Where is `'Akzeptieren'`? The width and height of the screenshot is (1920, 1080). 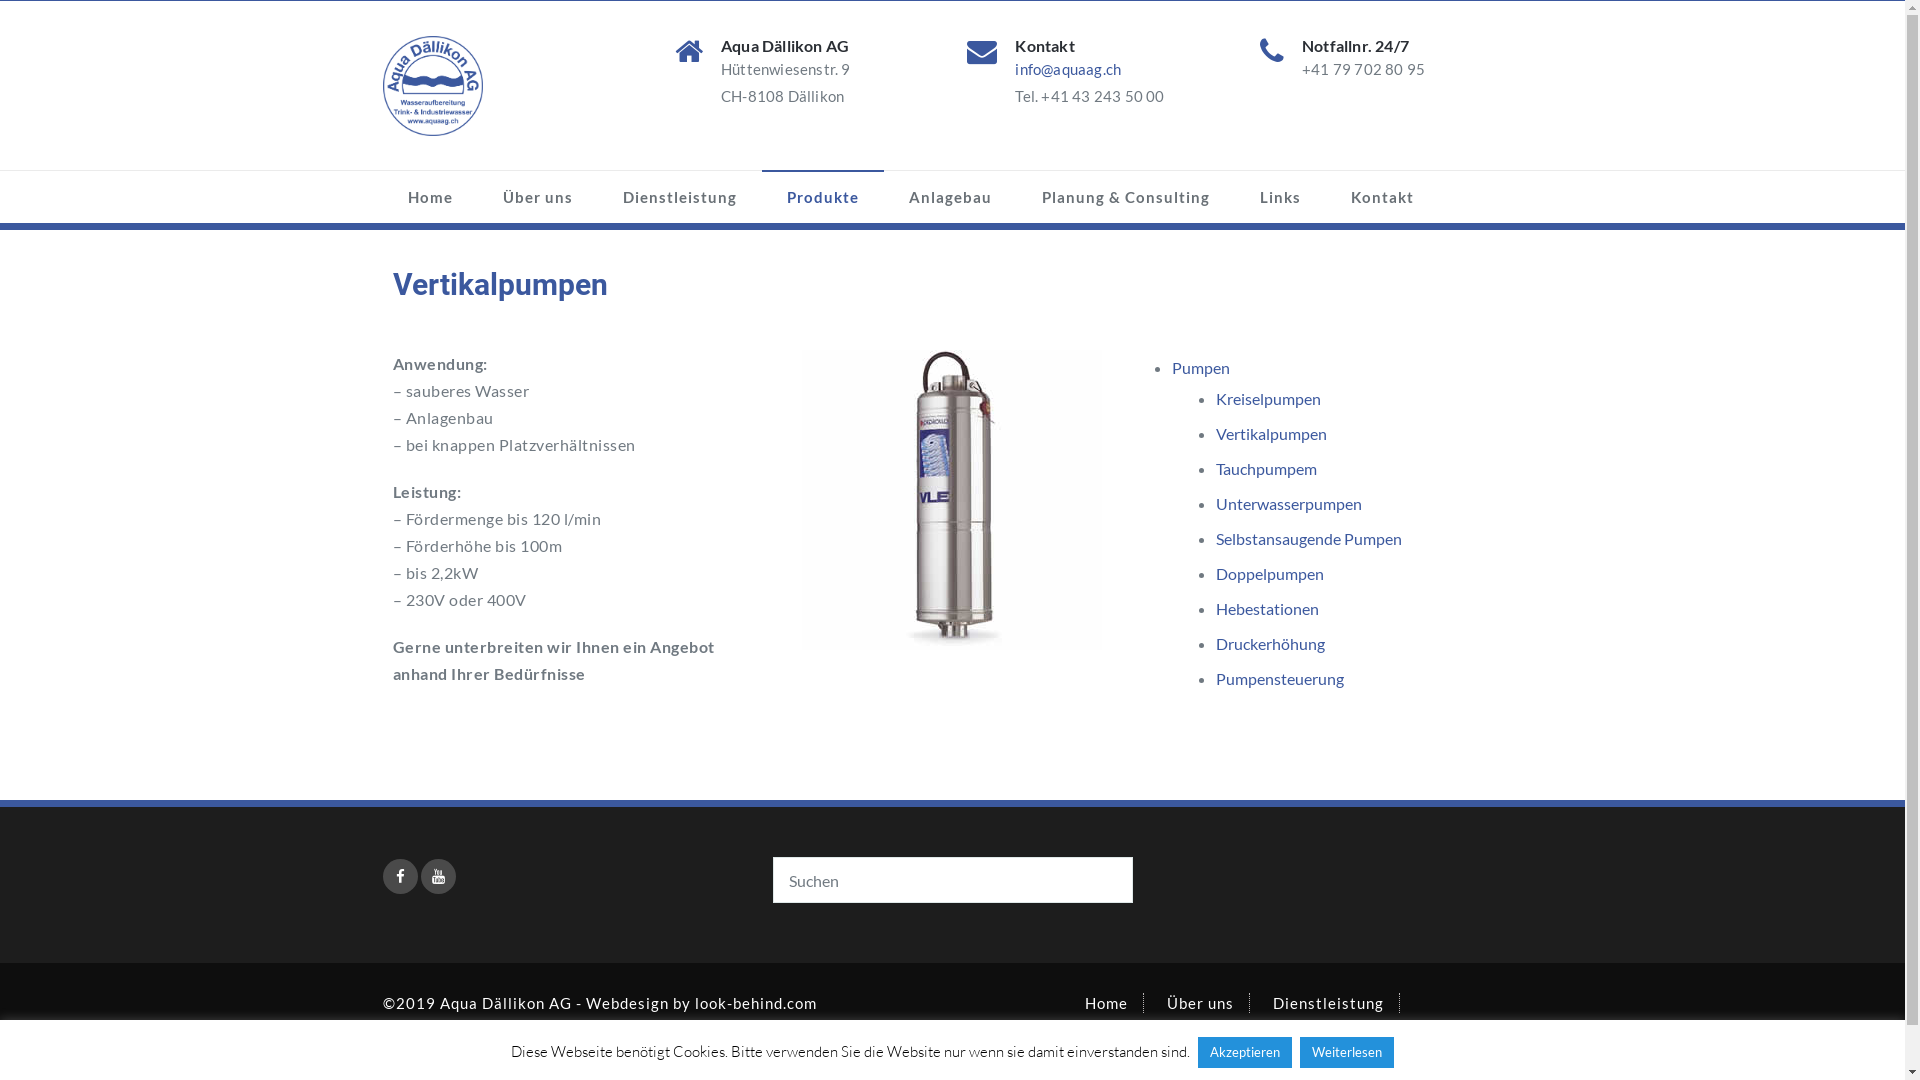
'Akzeptieren' is located at coordinates (1198, 1051).